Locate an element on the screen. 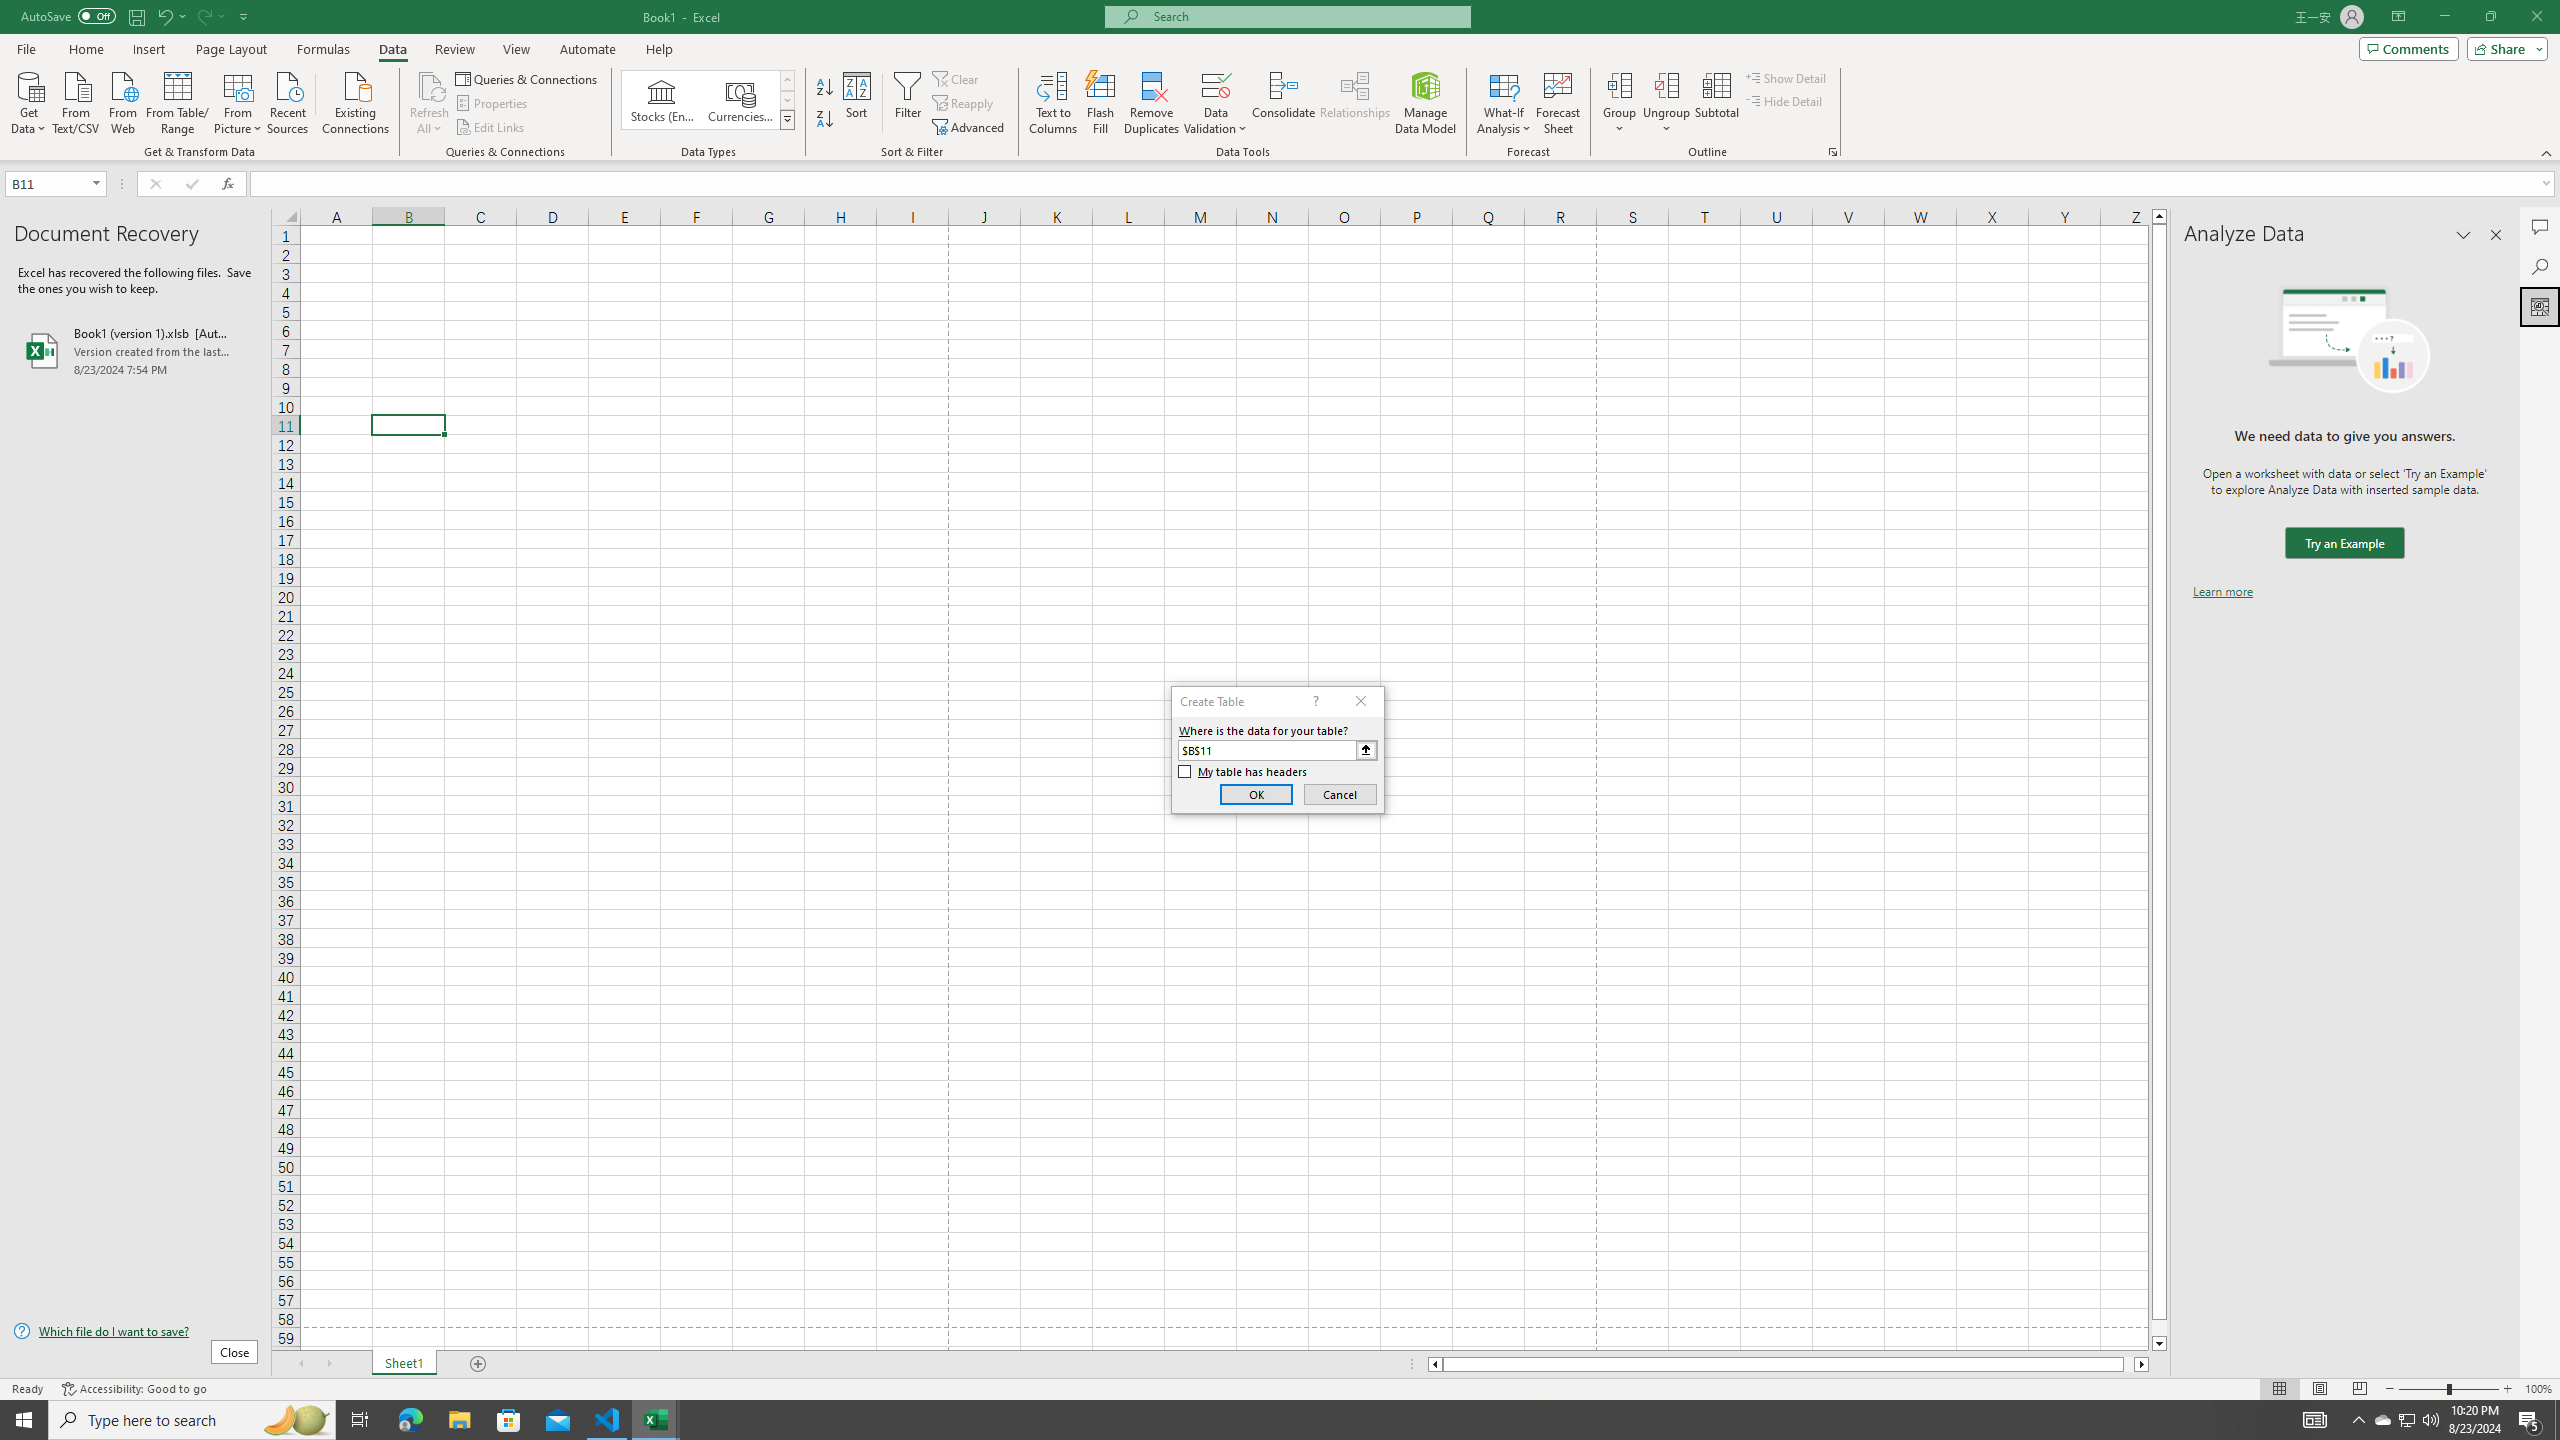 This screenshot has width=2560, height=1440. 'Data Validation...' is located at coordinates (1215, 103).